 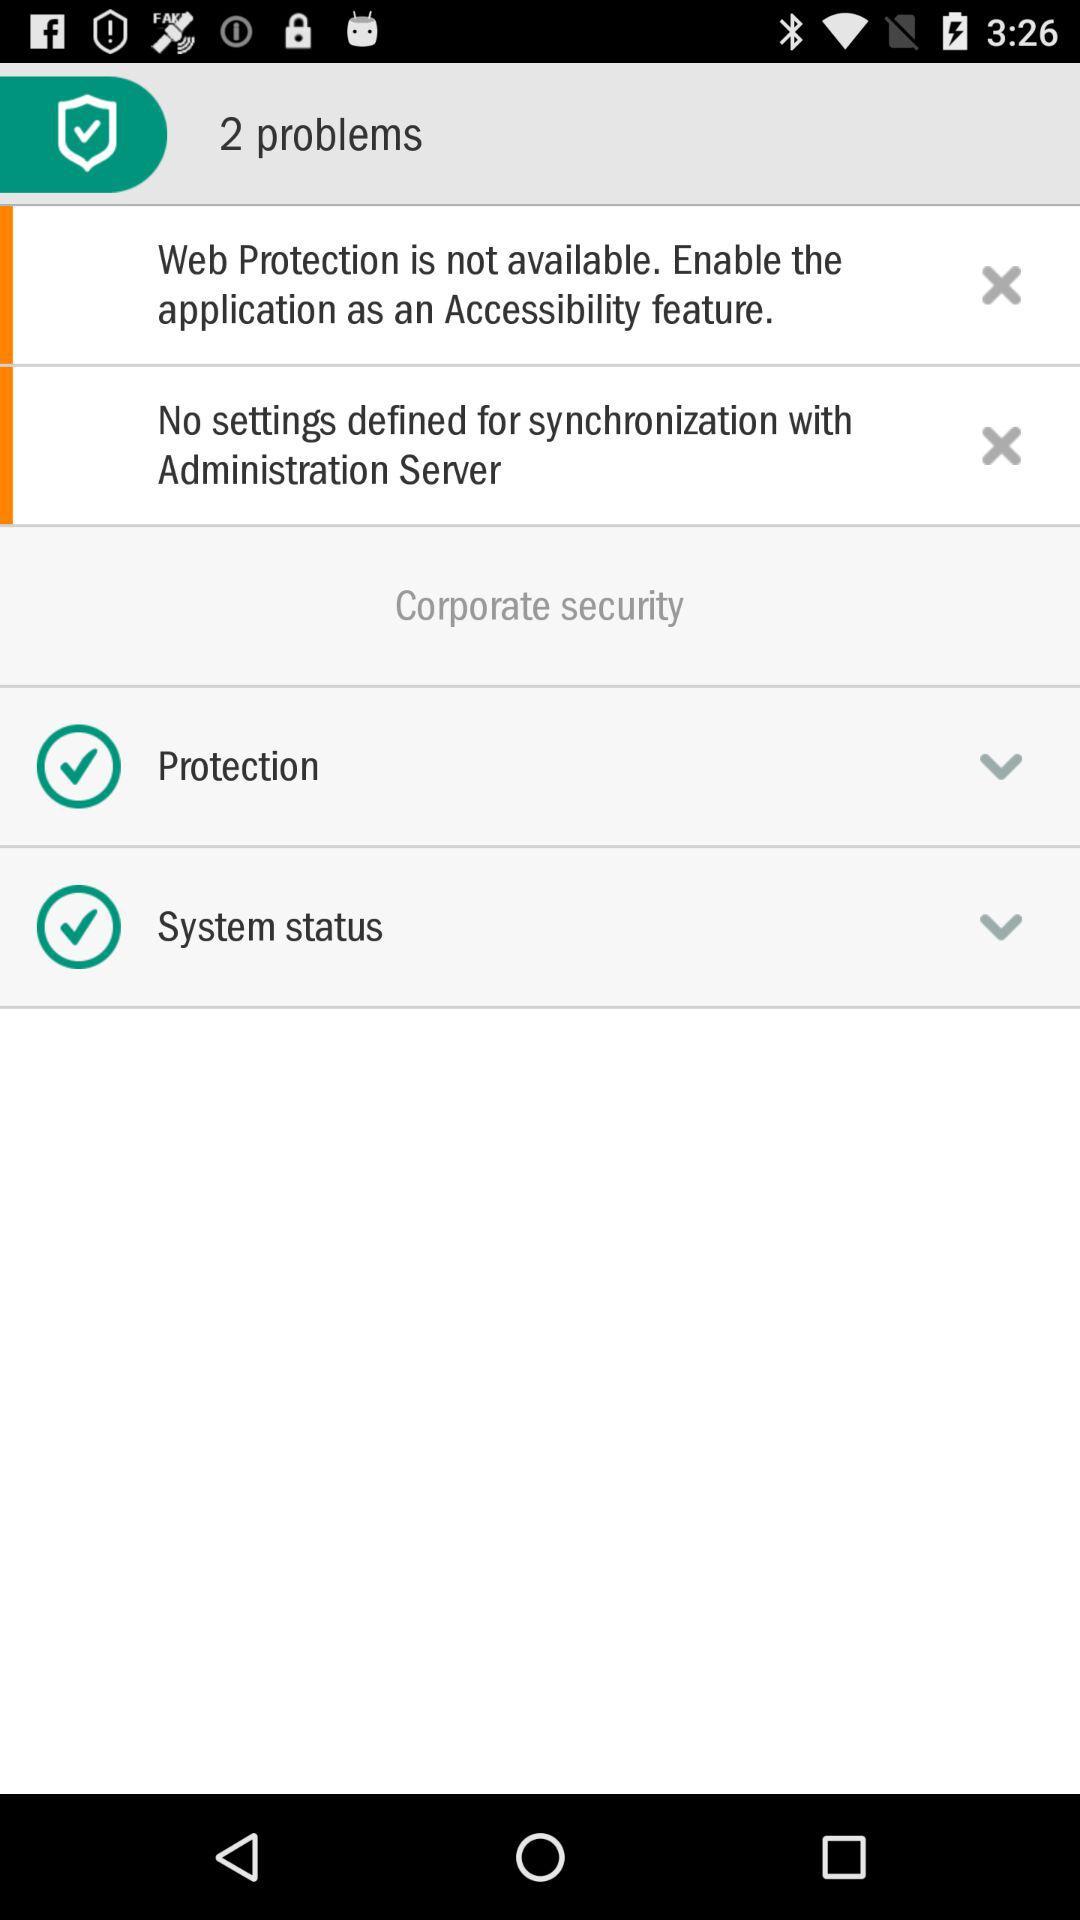 What do you see at coordinates (82, 133) in the screenshot?
I see `expand a list of problems` at bounding box center [82, 133].